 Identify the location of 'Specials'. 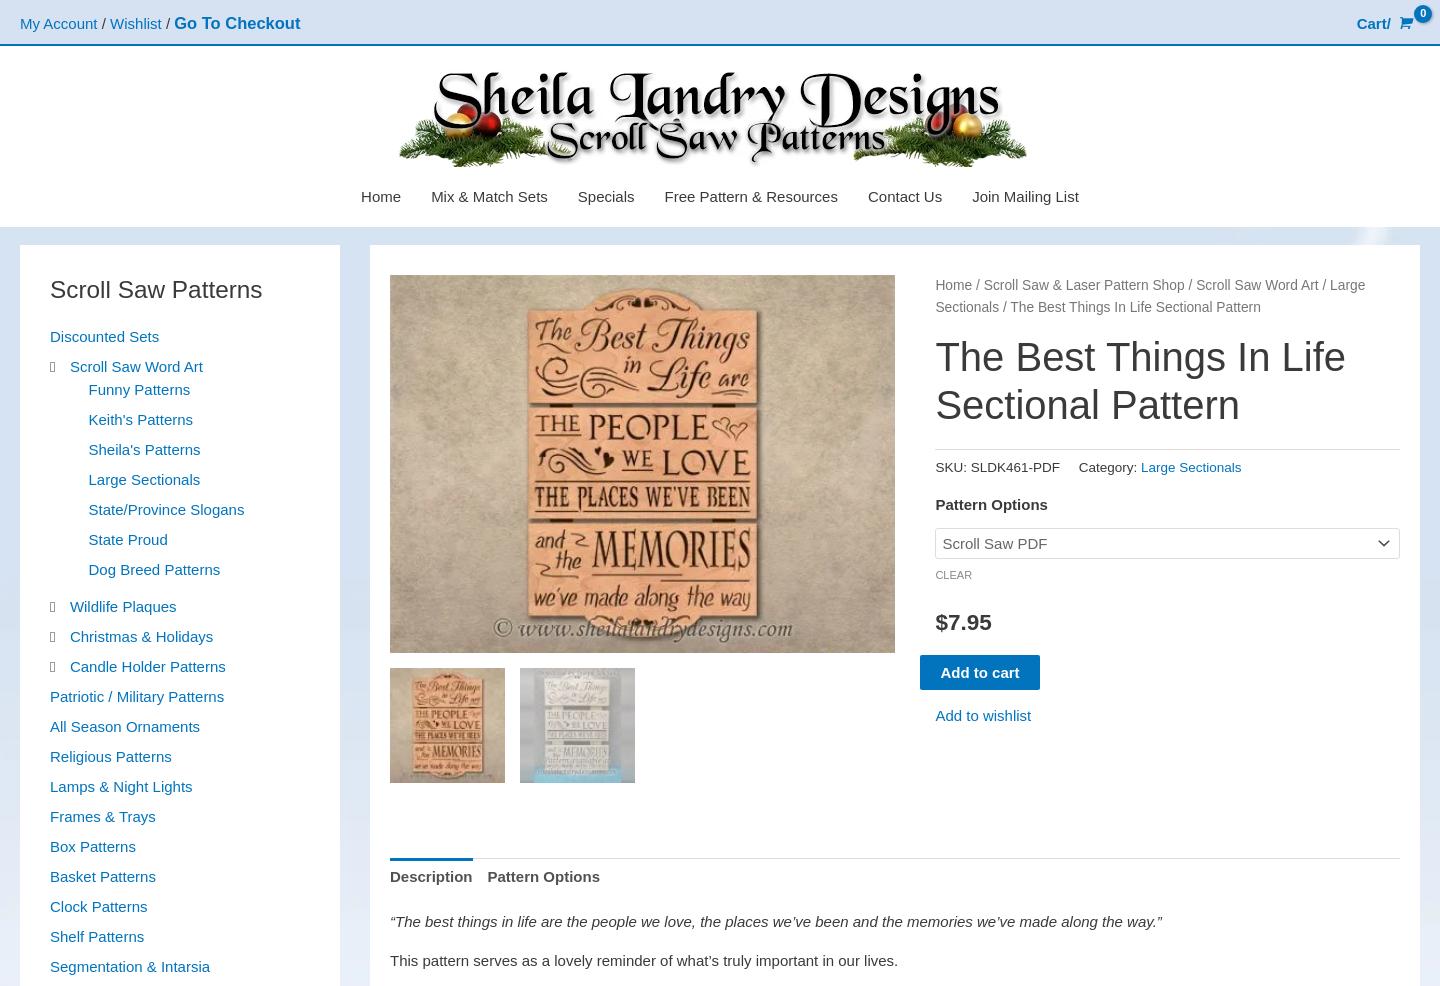
(604, 194).